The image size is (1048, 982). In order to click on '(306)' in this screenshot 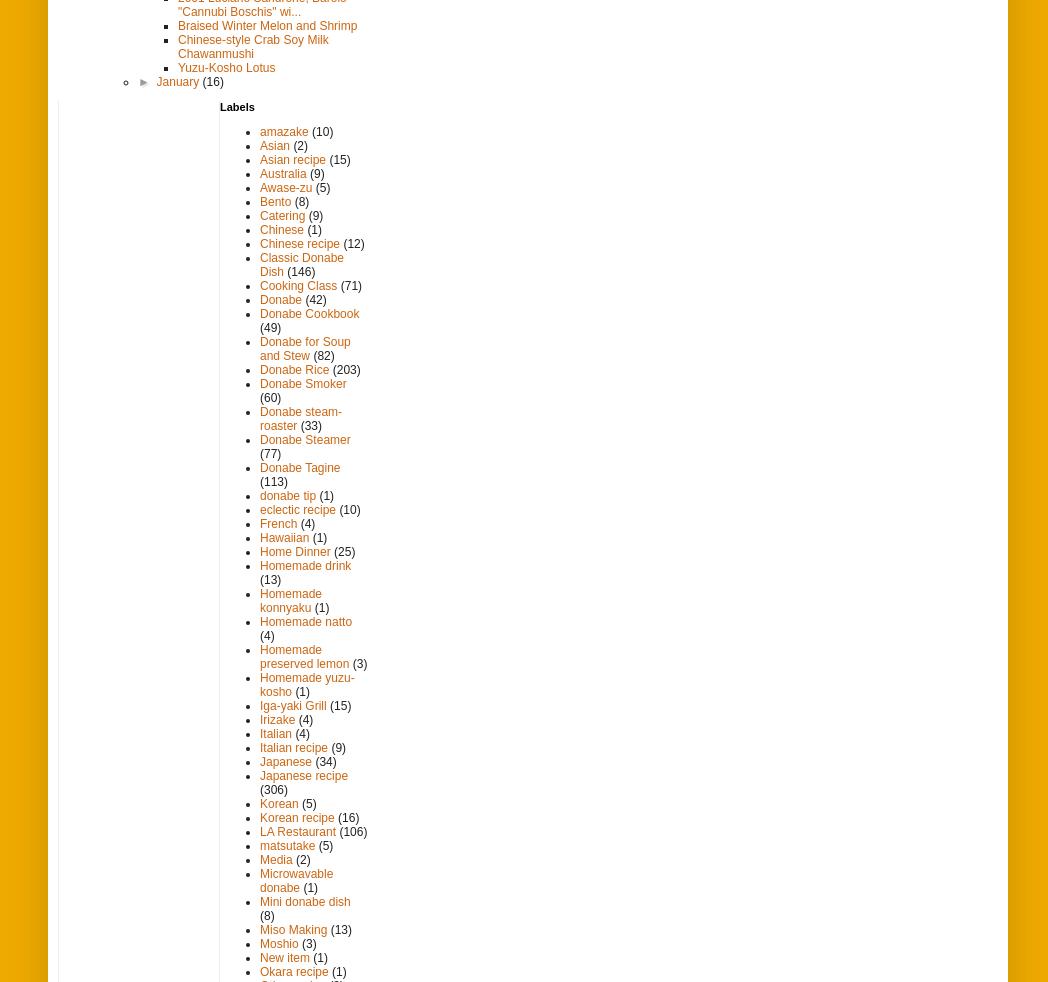, I will do `click(273, 790)`.